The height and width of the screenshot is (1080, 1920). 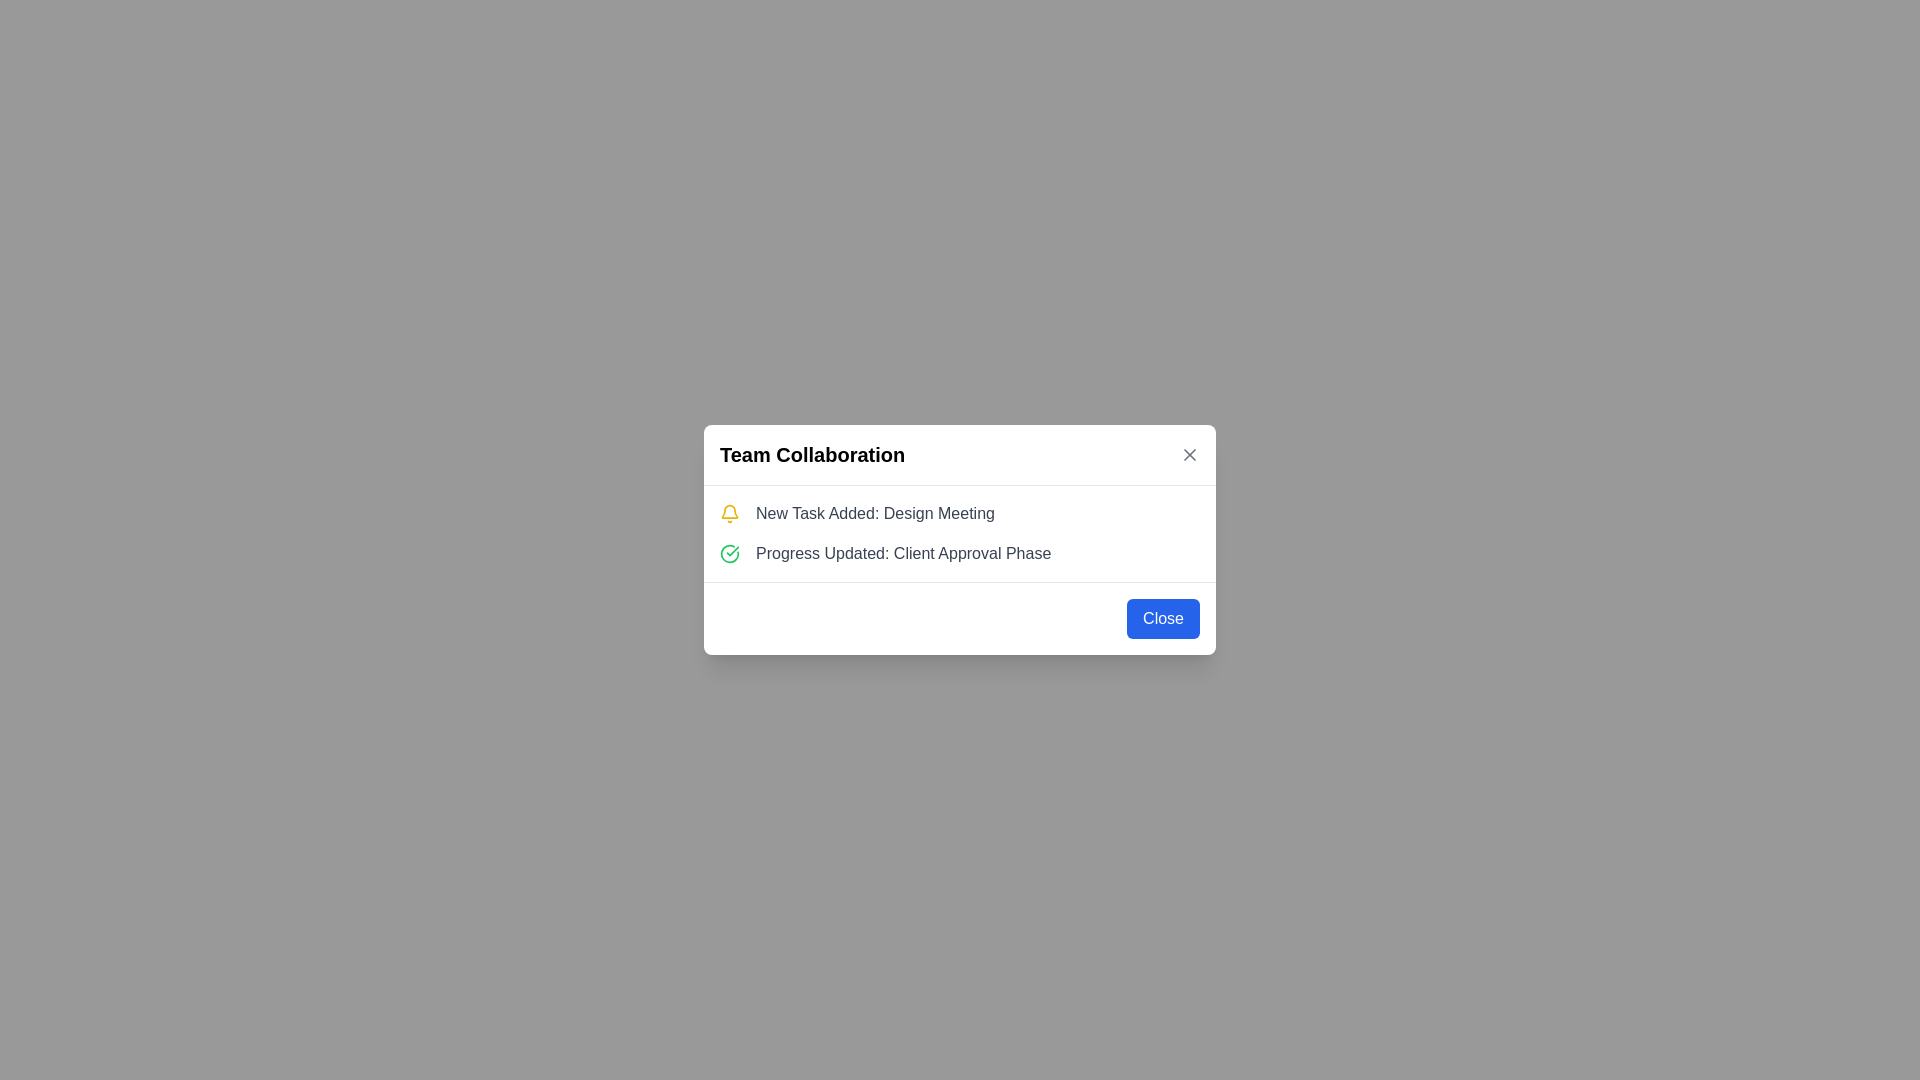 What do you see at coordinates (960, 554) in the screenshot?
I see `the notification item that indicates 'Progress Updated: Client Approval Phase', which is the second item under the 'Team Collaboration' section` at bounding box center [960, 554].